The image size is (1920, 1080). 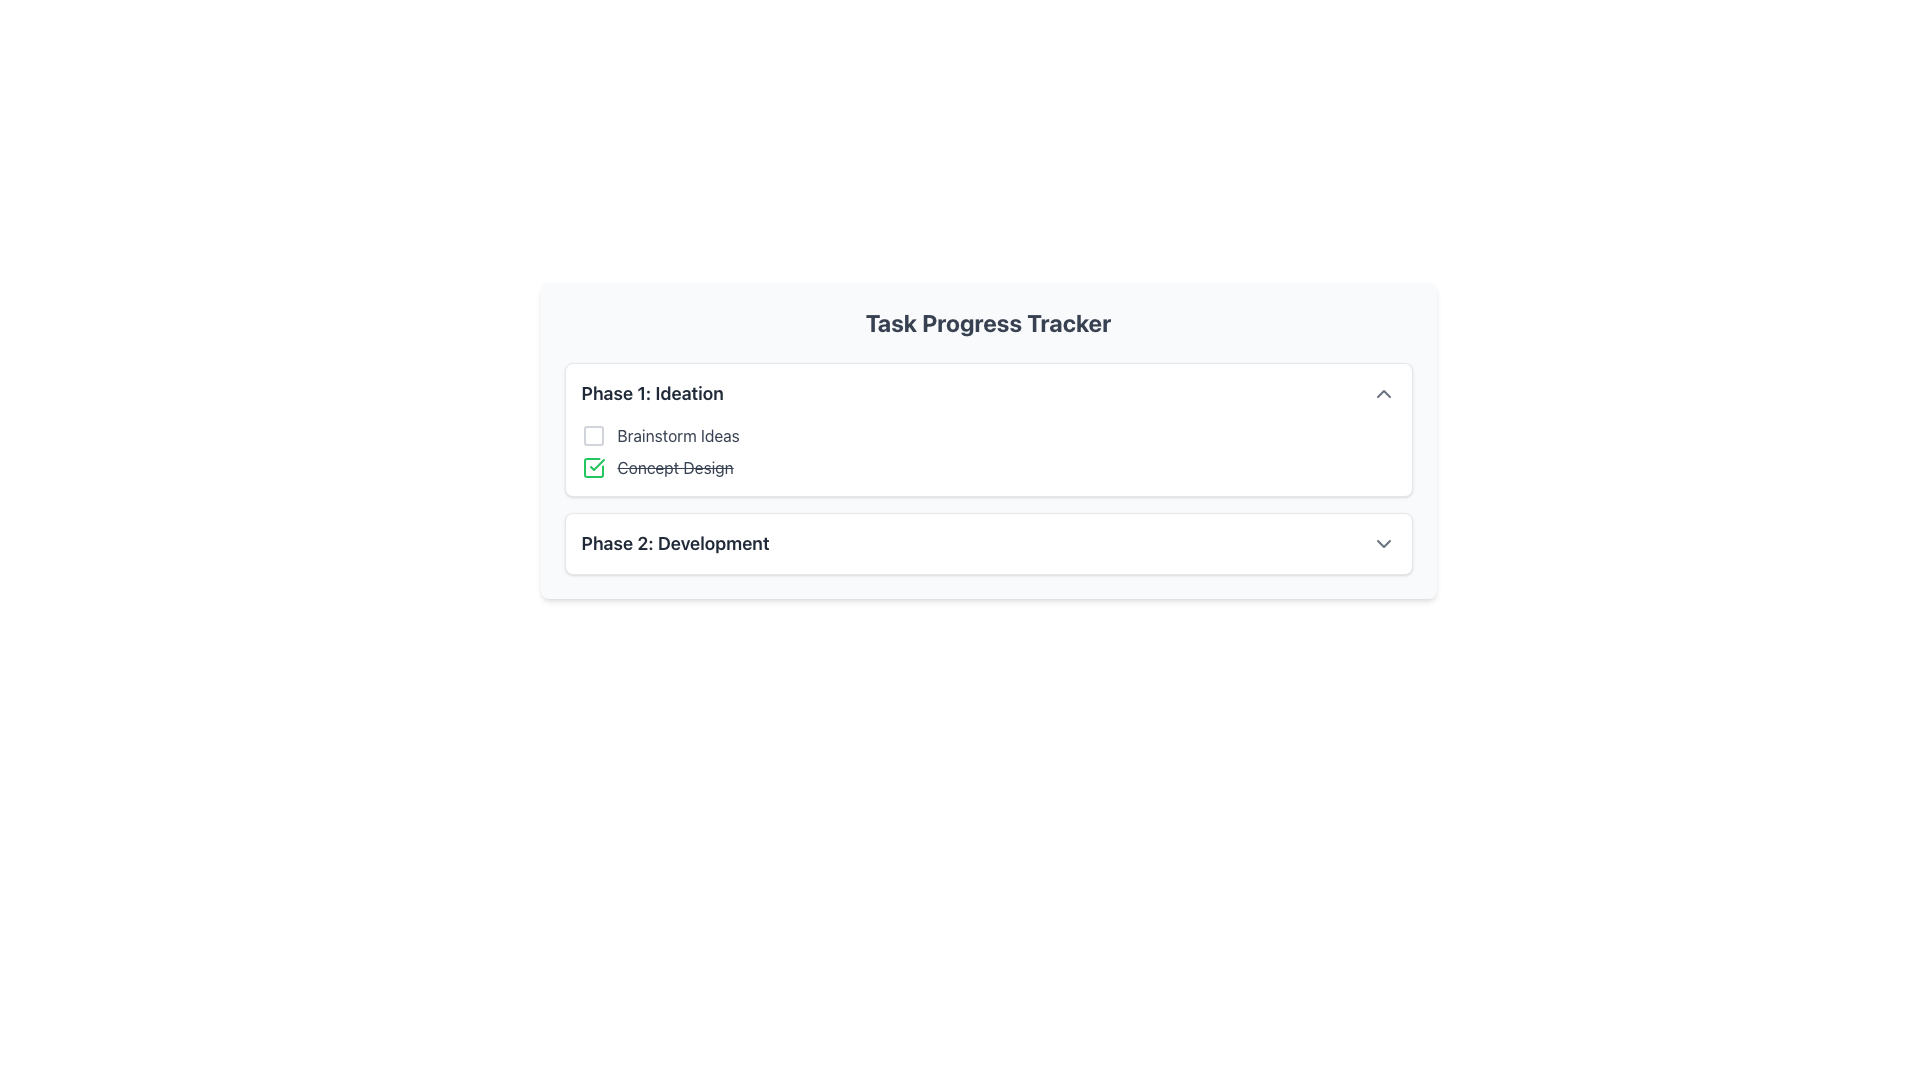 I want to click on the Icon Button for the 'Phase 2: Development' section to observe visual changes, so click(x=1382, y=543).